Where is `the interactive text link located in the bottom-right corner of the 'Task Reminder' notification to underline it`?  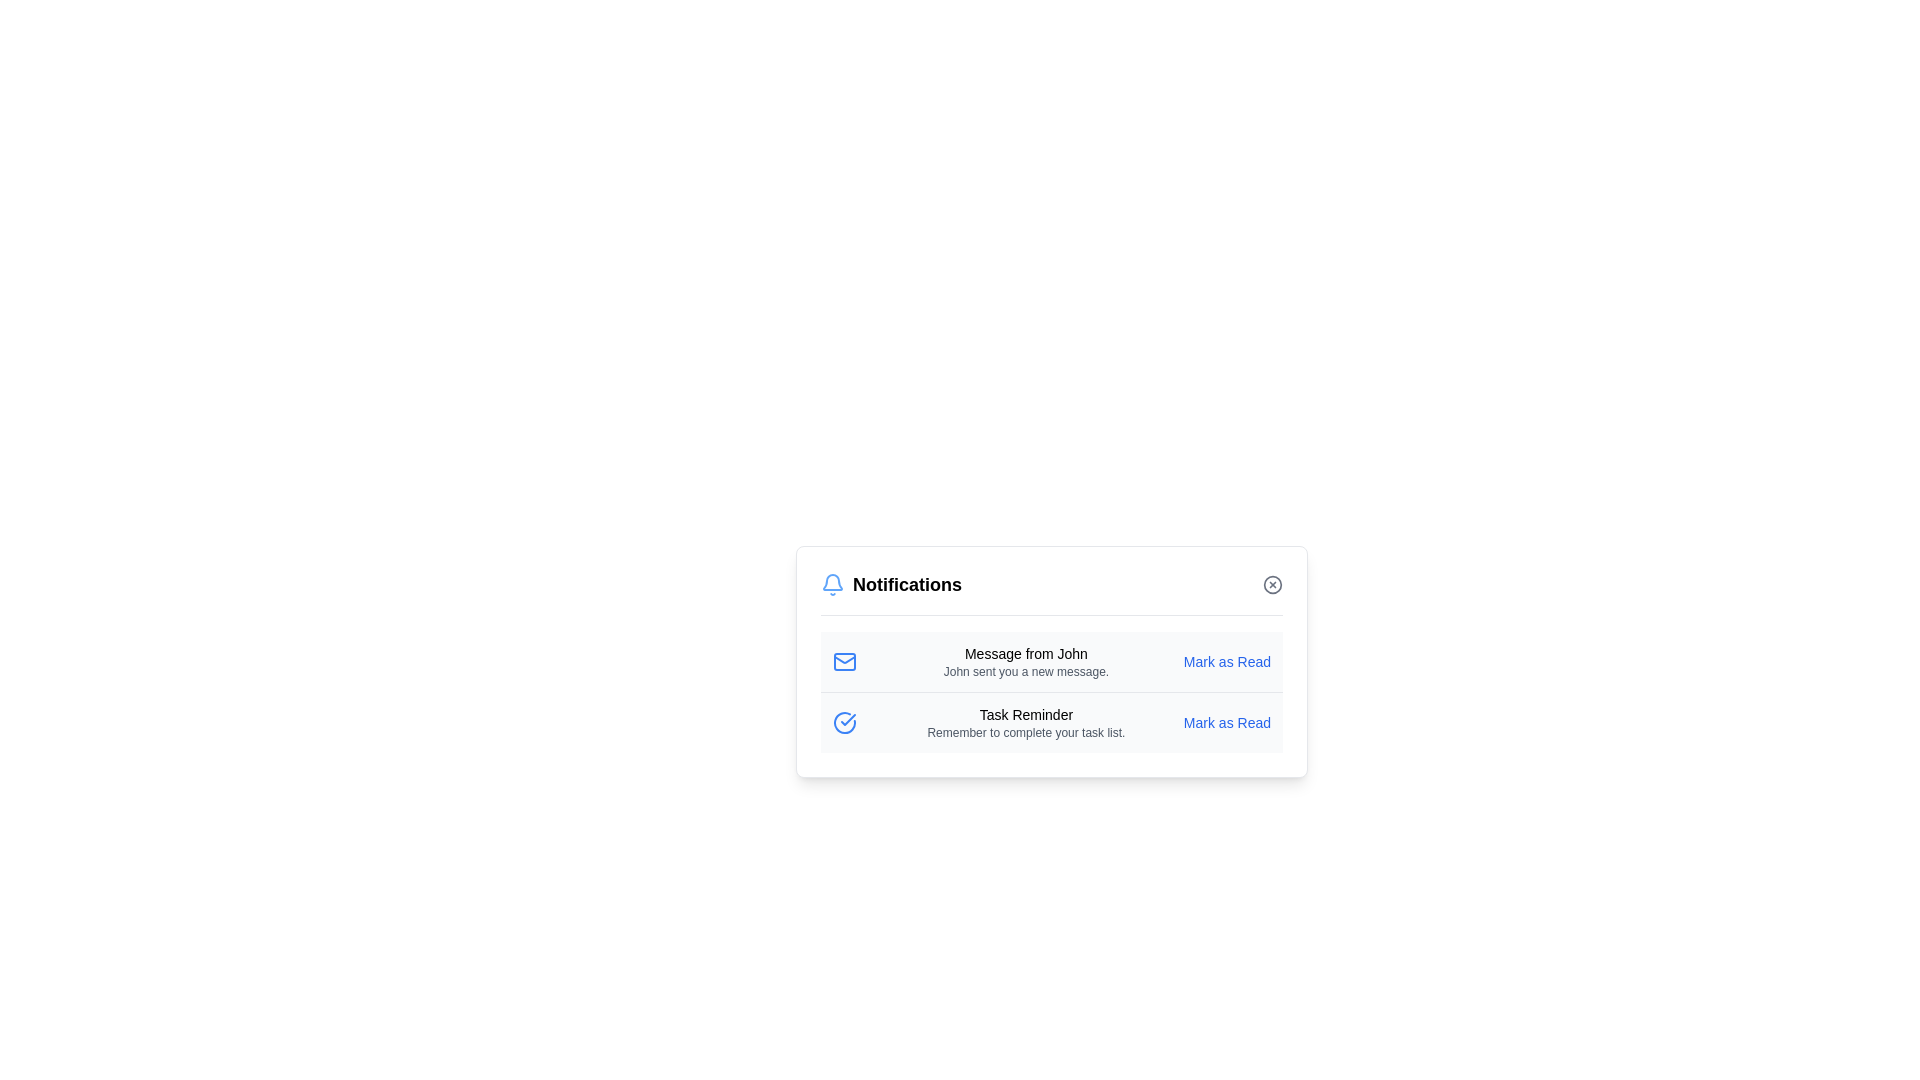 the interactive text link located in the bottom-right corner of the 'Task Reminder' notification to underline it is located at coordinates (1226, 722).